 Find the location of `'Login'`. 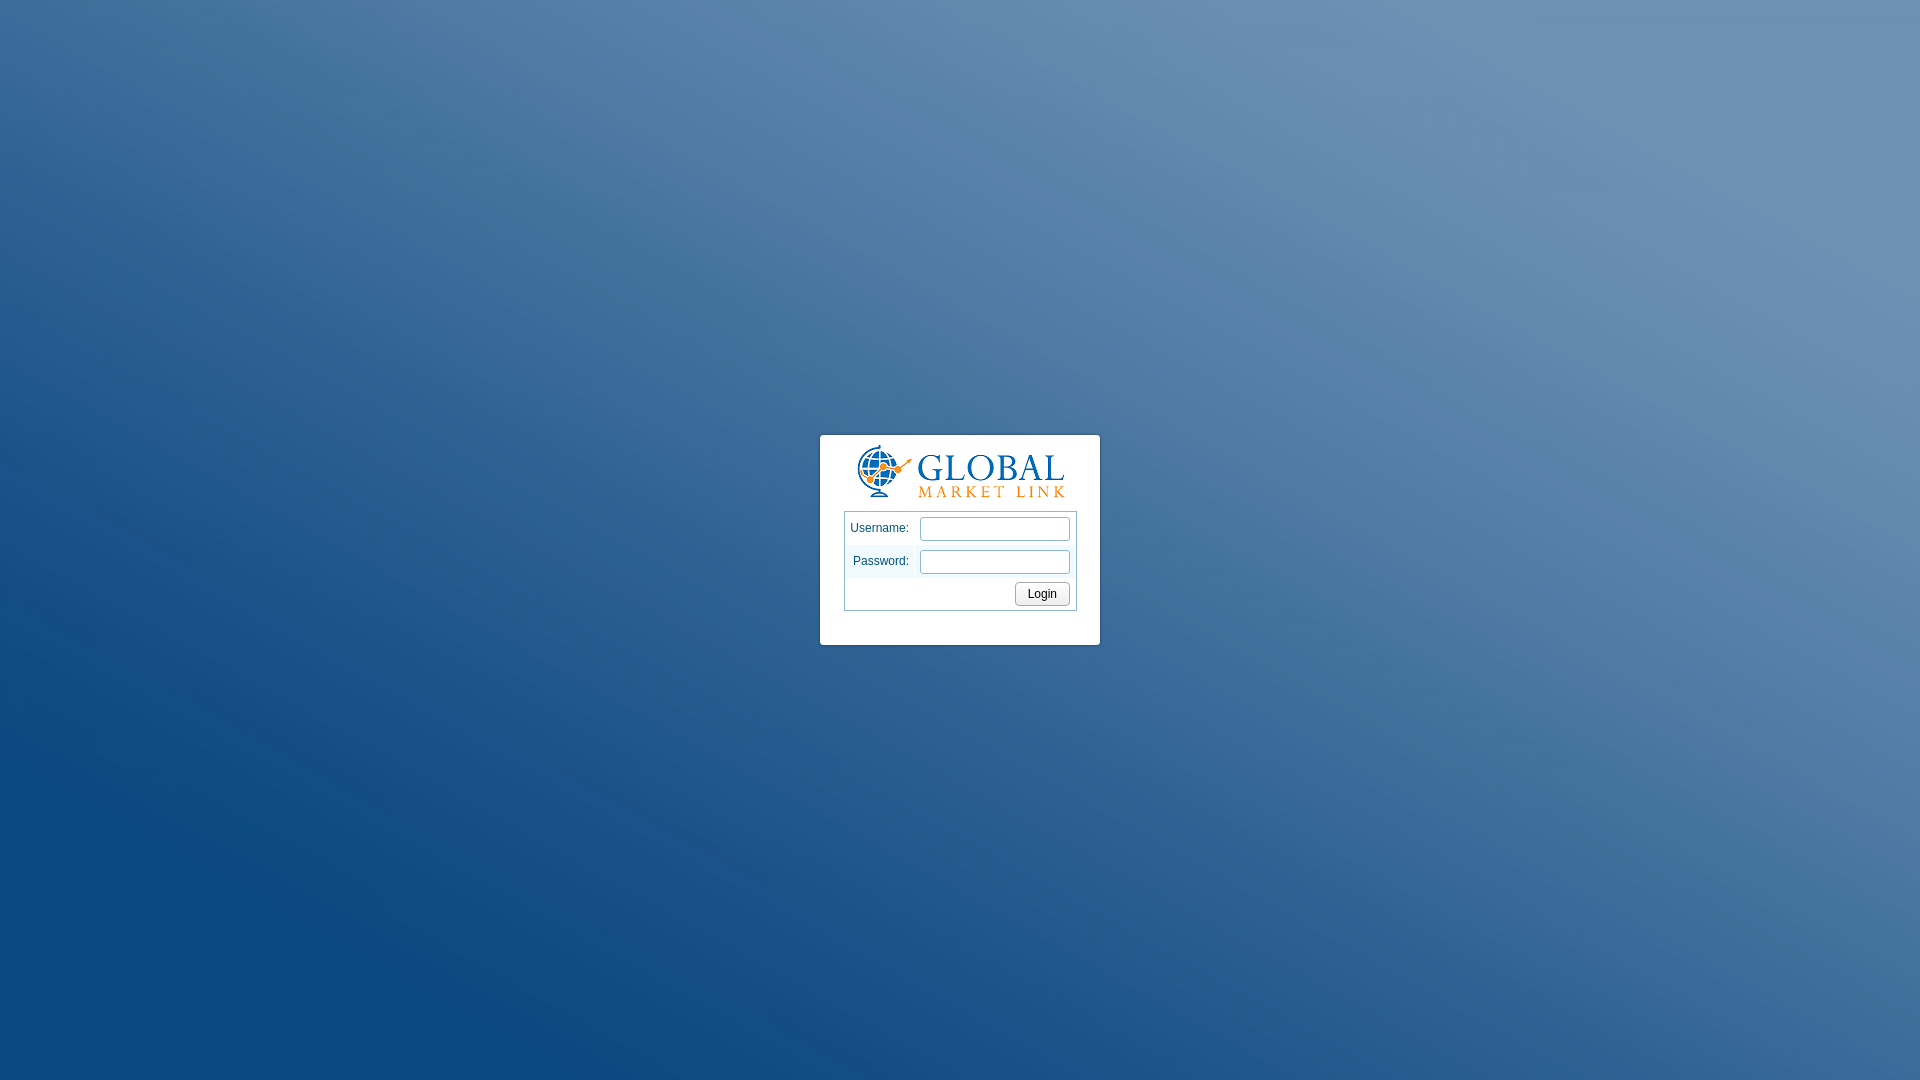

'Login' is located at coordinates (1041, 593).